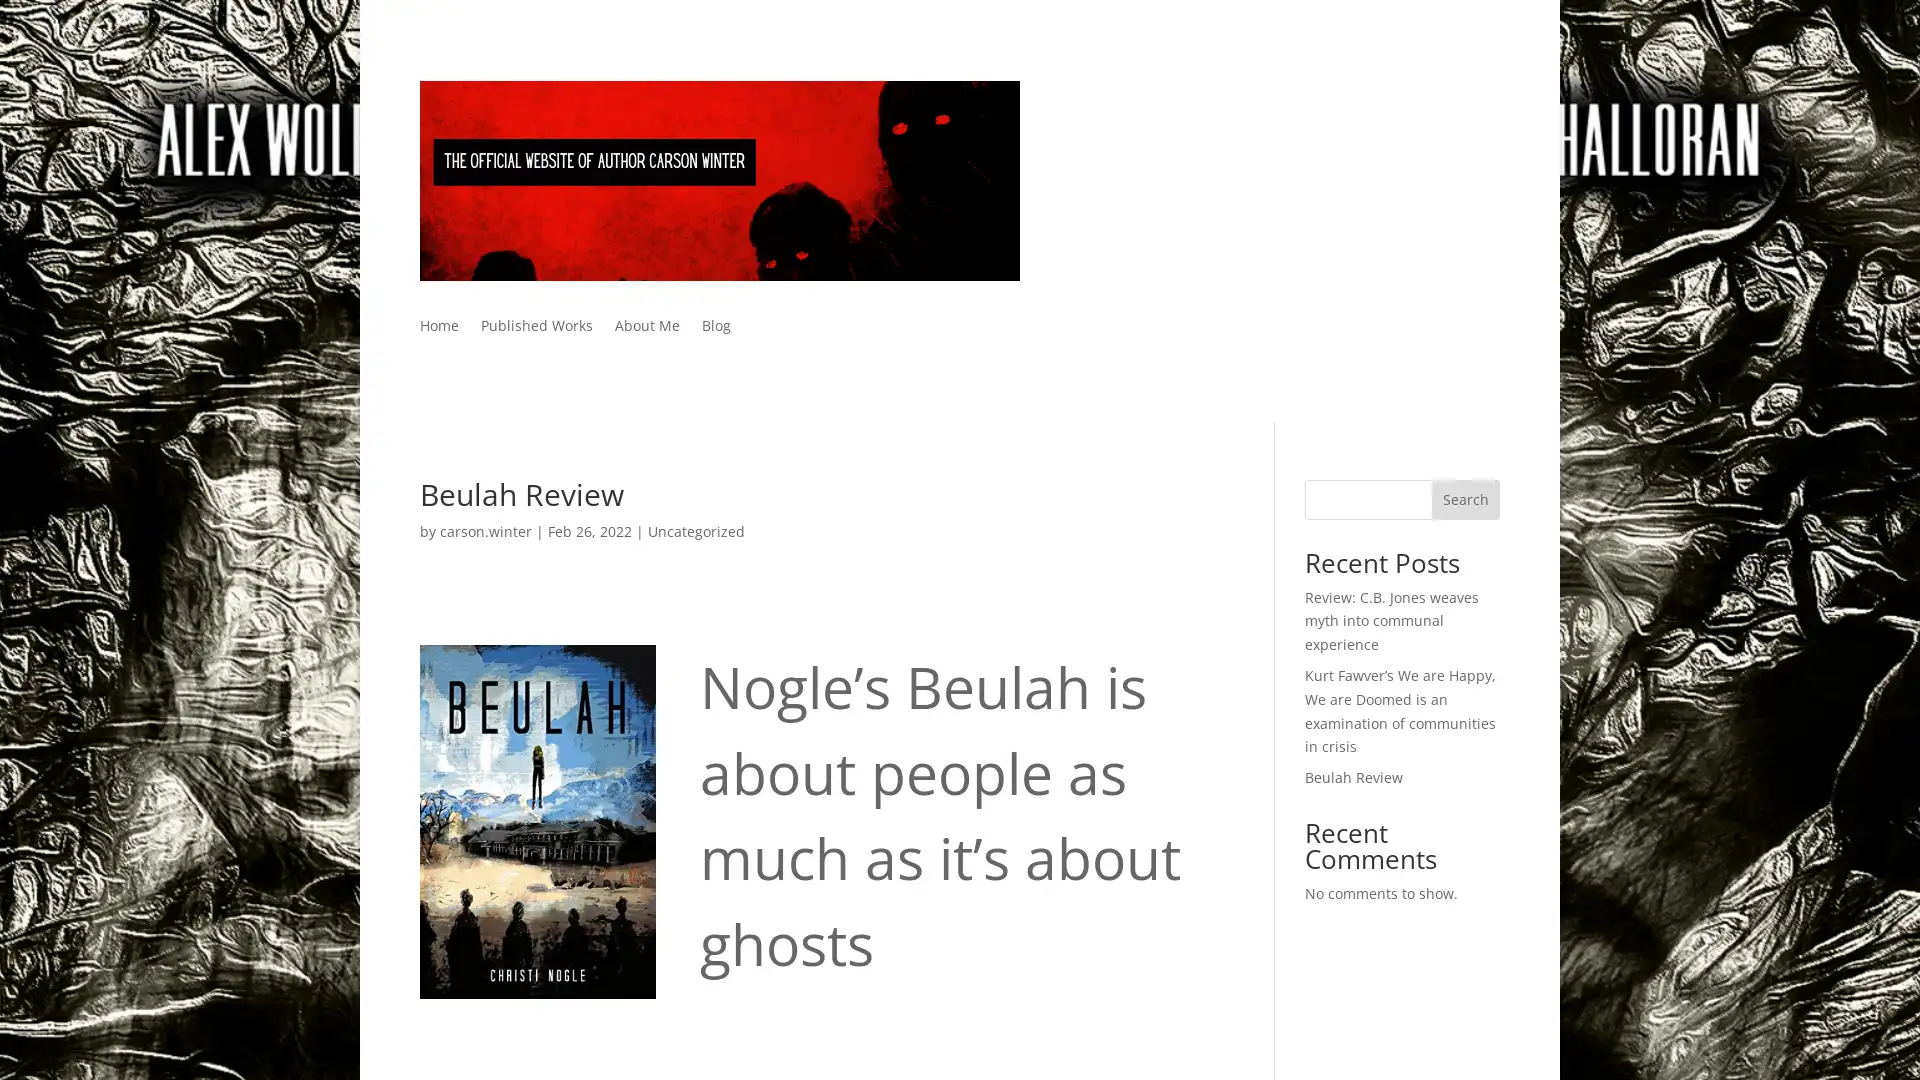 This screenshot has width=1920, height=1080. I want to click on Search, so click(1465, 497).